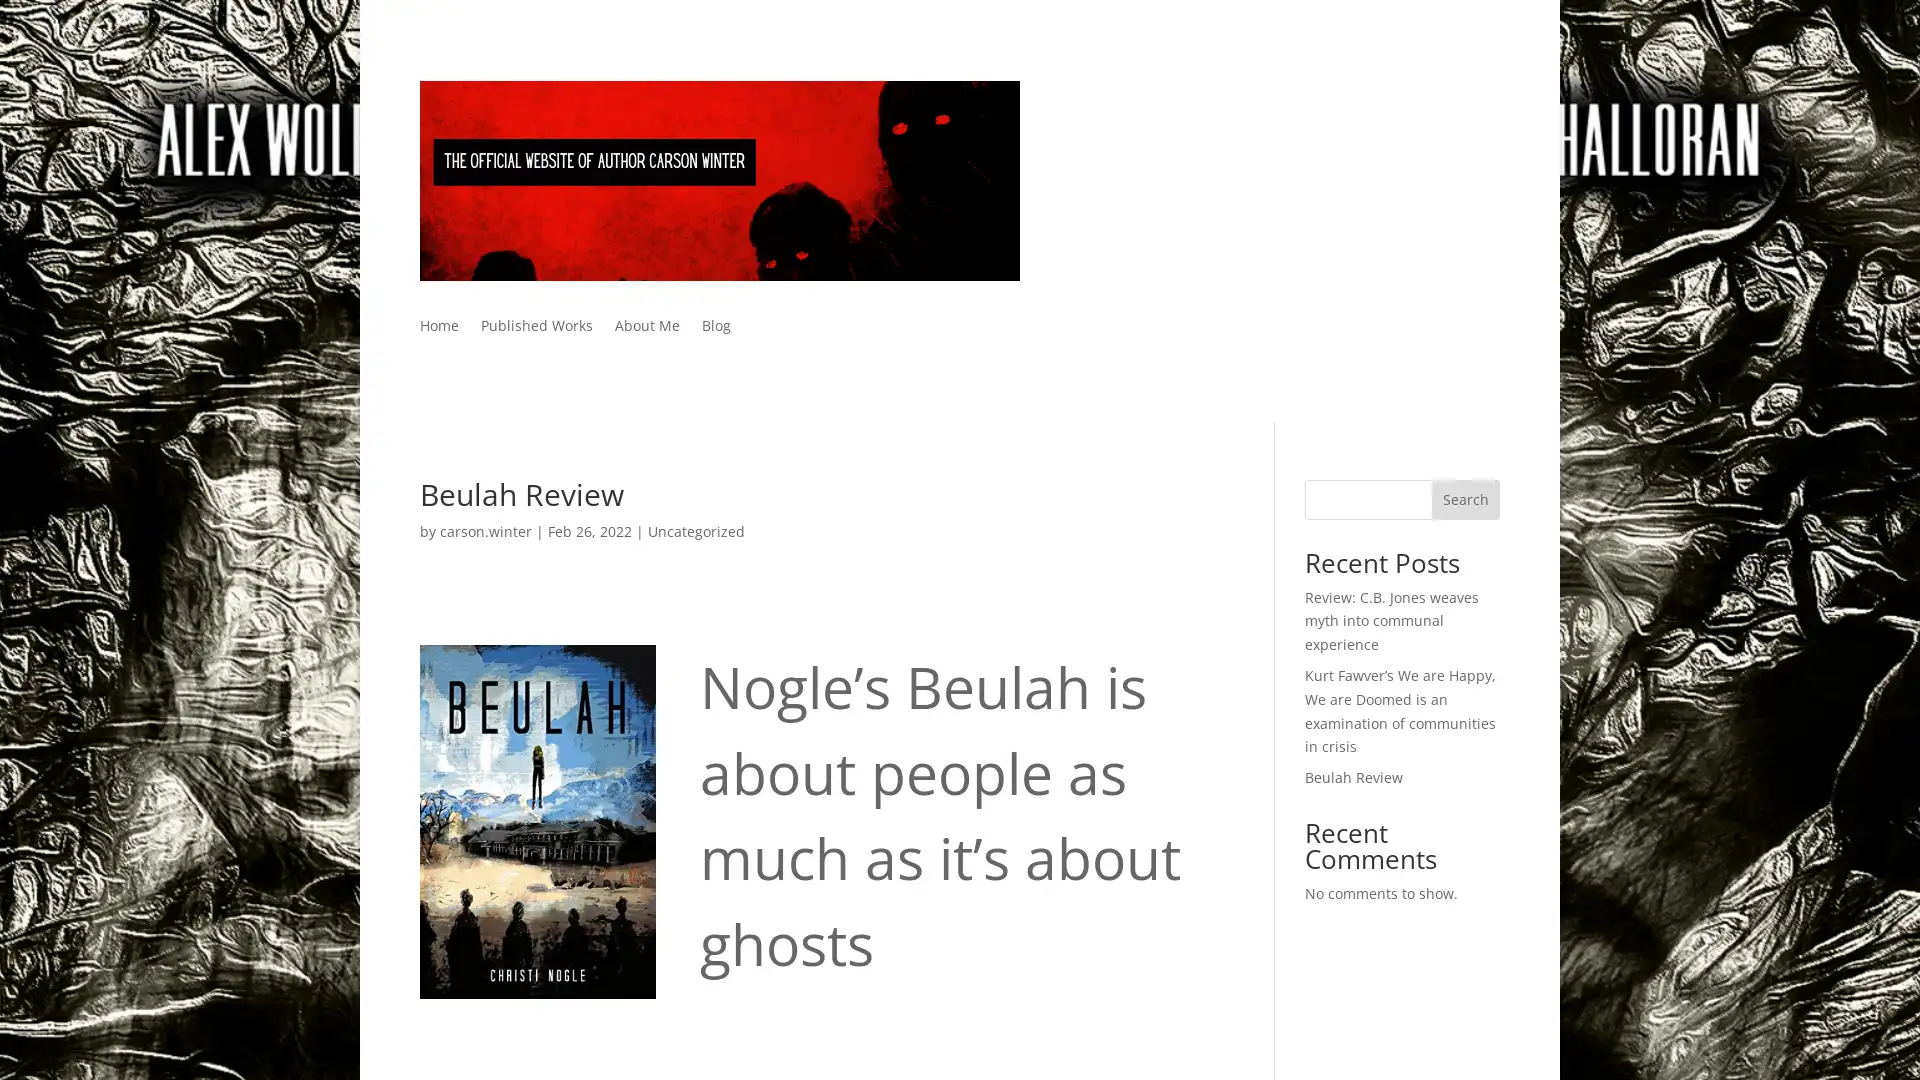 This screenshot has width=1920, height=1080. I want to click on Search, so click(1465, 497).